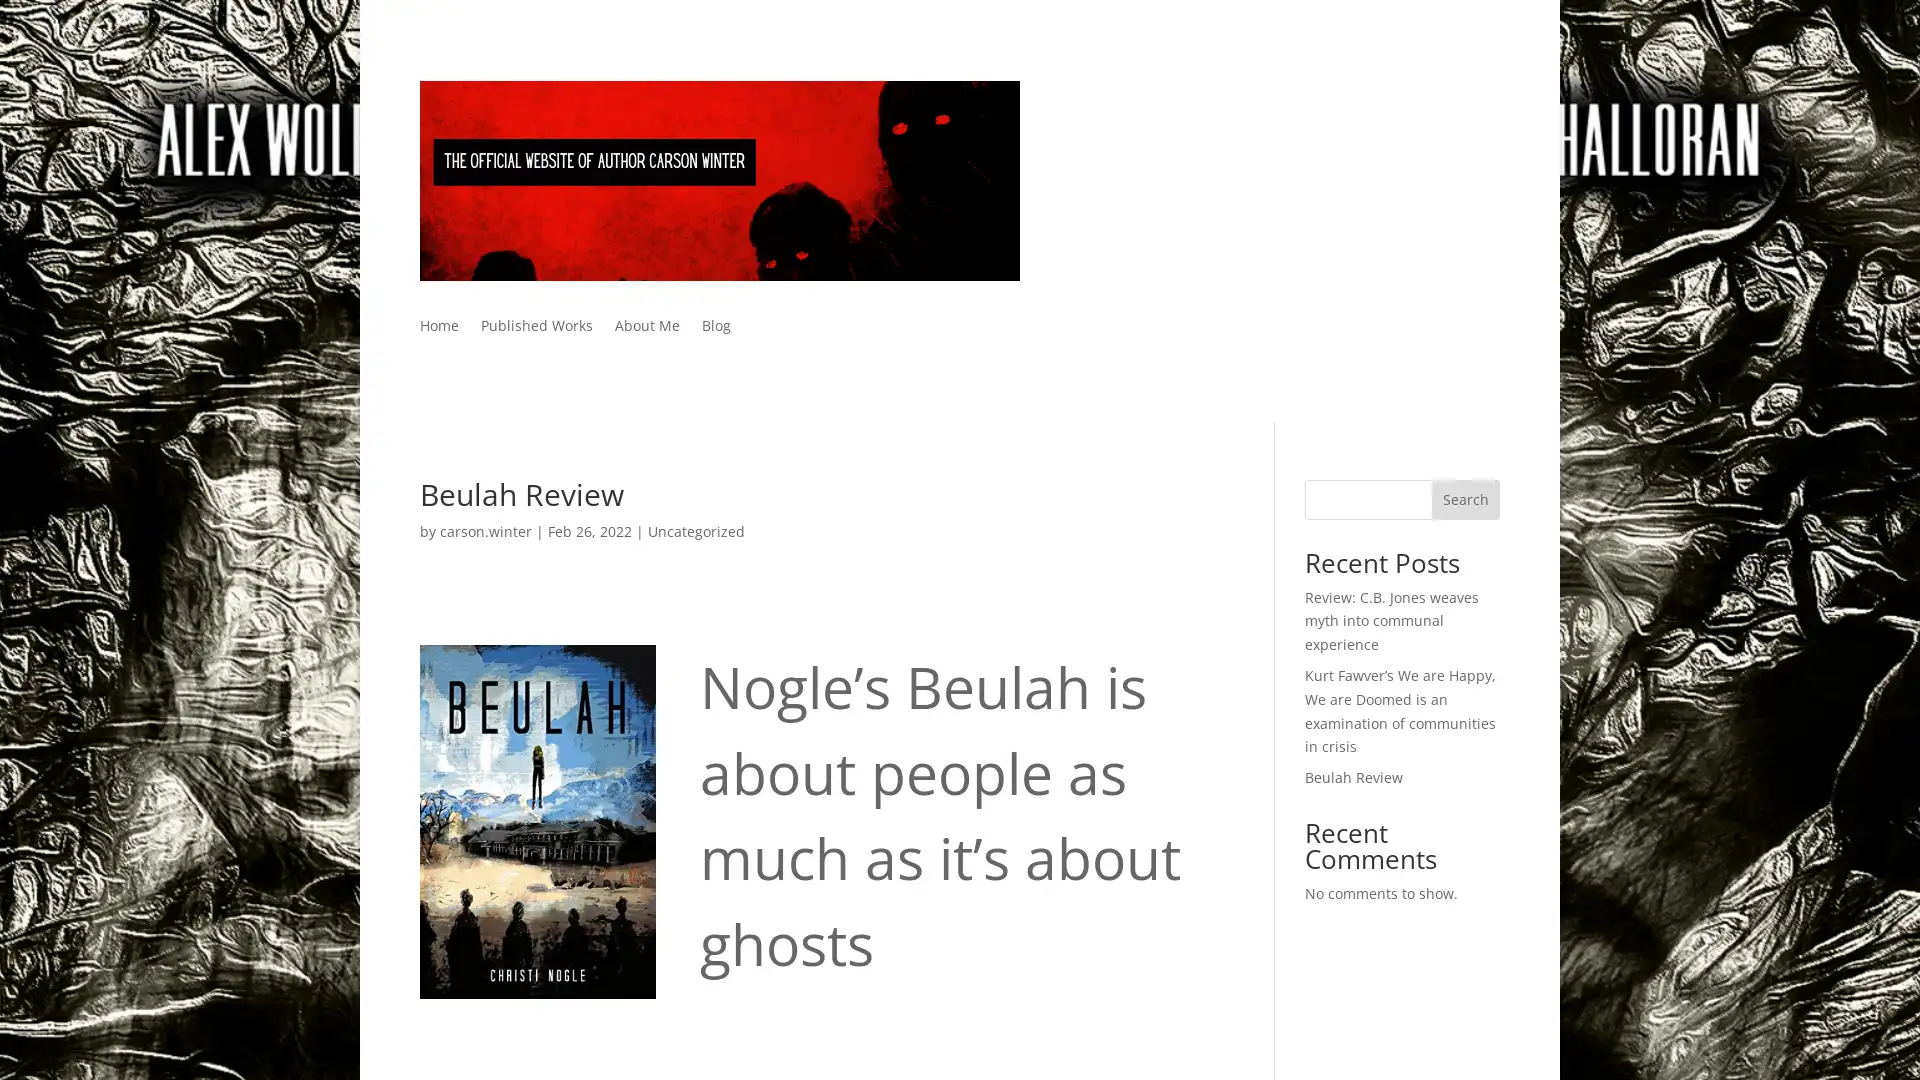 This screenshot has width=1920, height=1080. I want to click on Search, so click(1465, 497).